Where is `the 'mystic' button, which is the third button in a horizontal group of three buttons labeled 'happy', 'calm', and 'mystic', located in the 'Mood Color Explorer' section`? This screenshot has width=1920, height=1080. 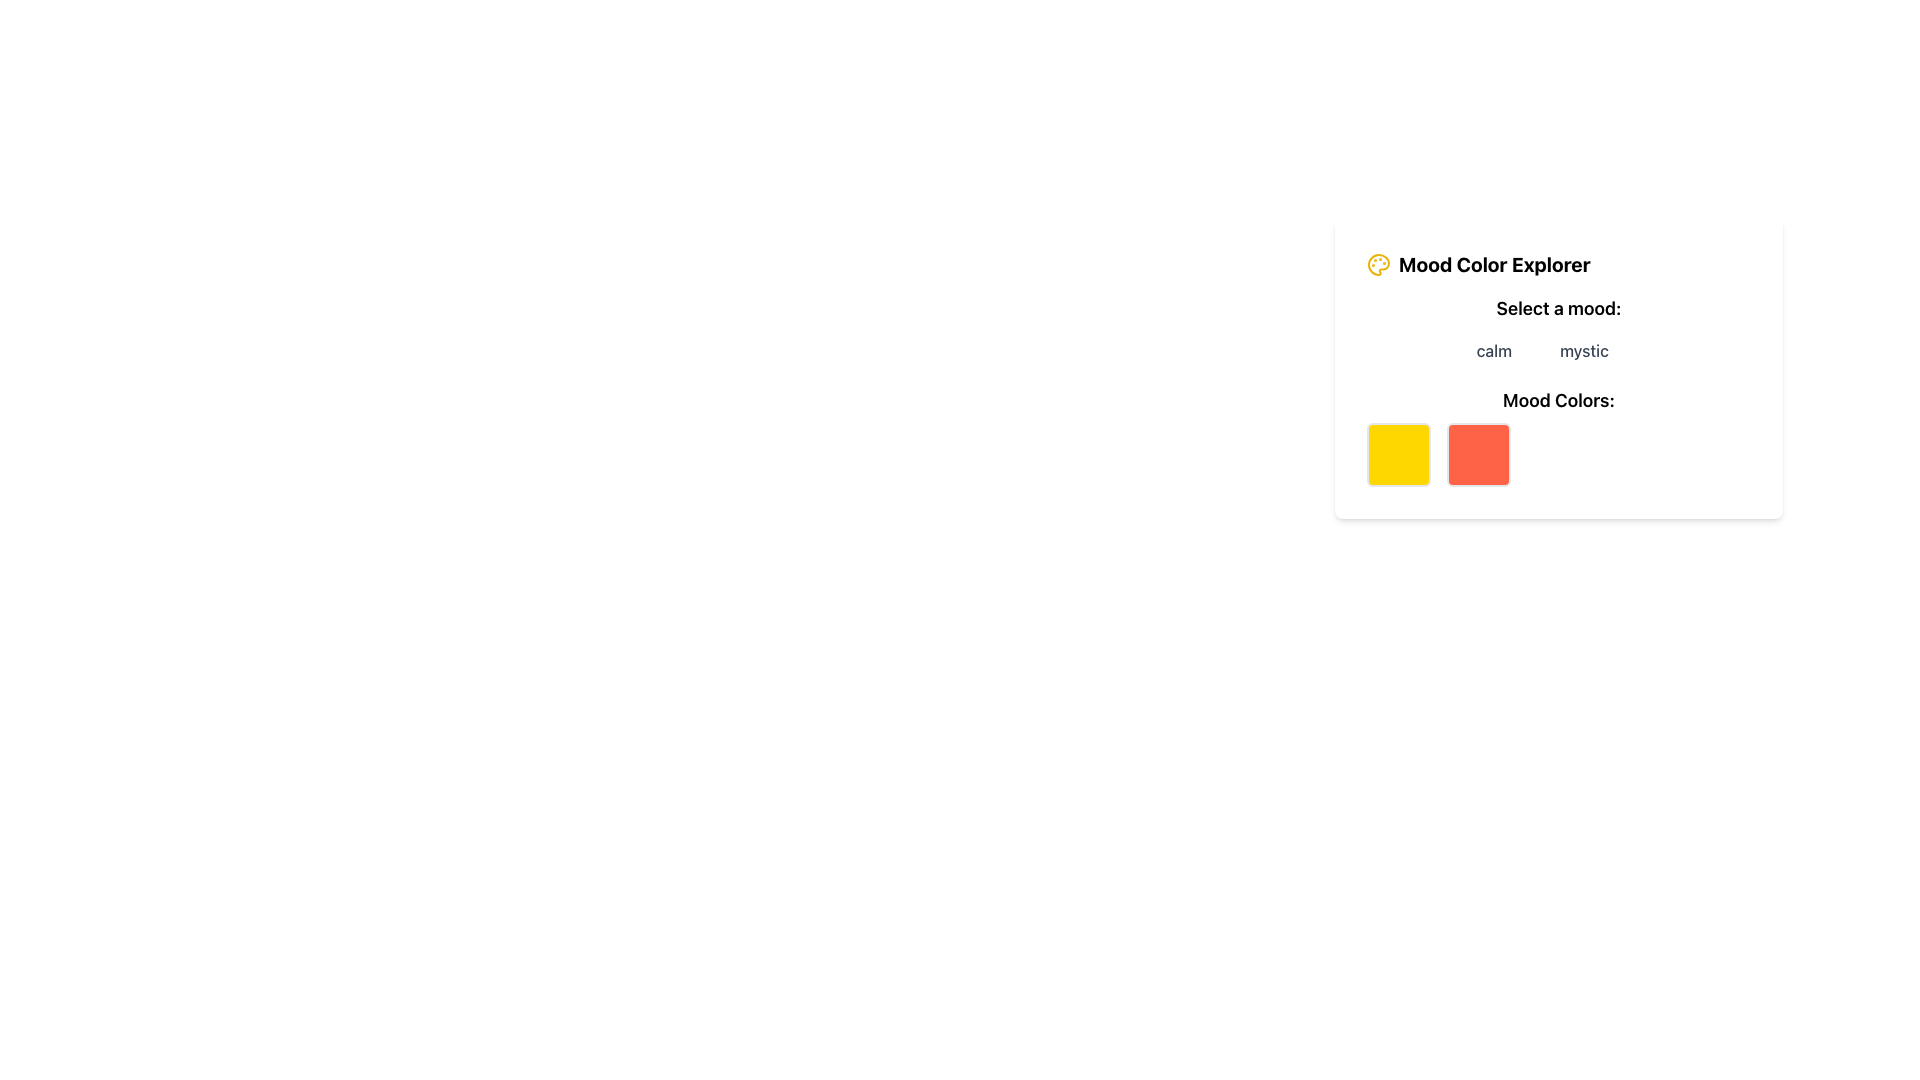
the 'mystic' button, which is the third button in a horizontal group of three buttons labeled 'happy', 'calm', and 'mystic', located in the 'Mood Color Explorer' section is located at coordinates (1583, 350).